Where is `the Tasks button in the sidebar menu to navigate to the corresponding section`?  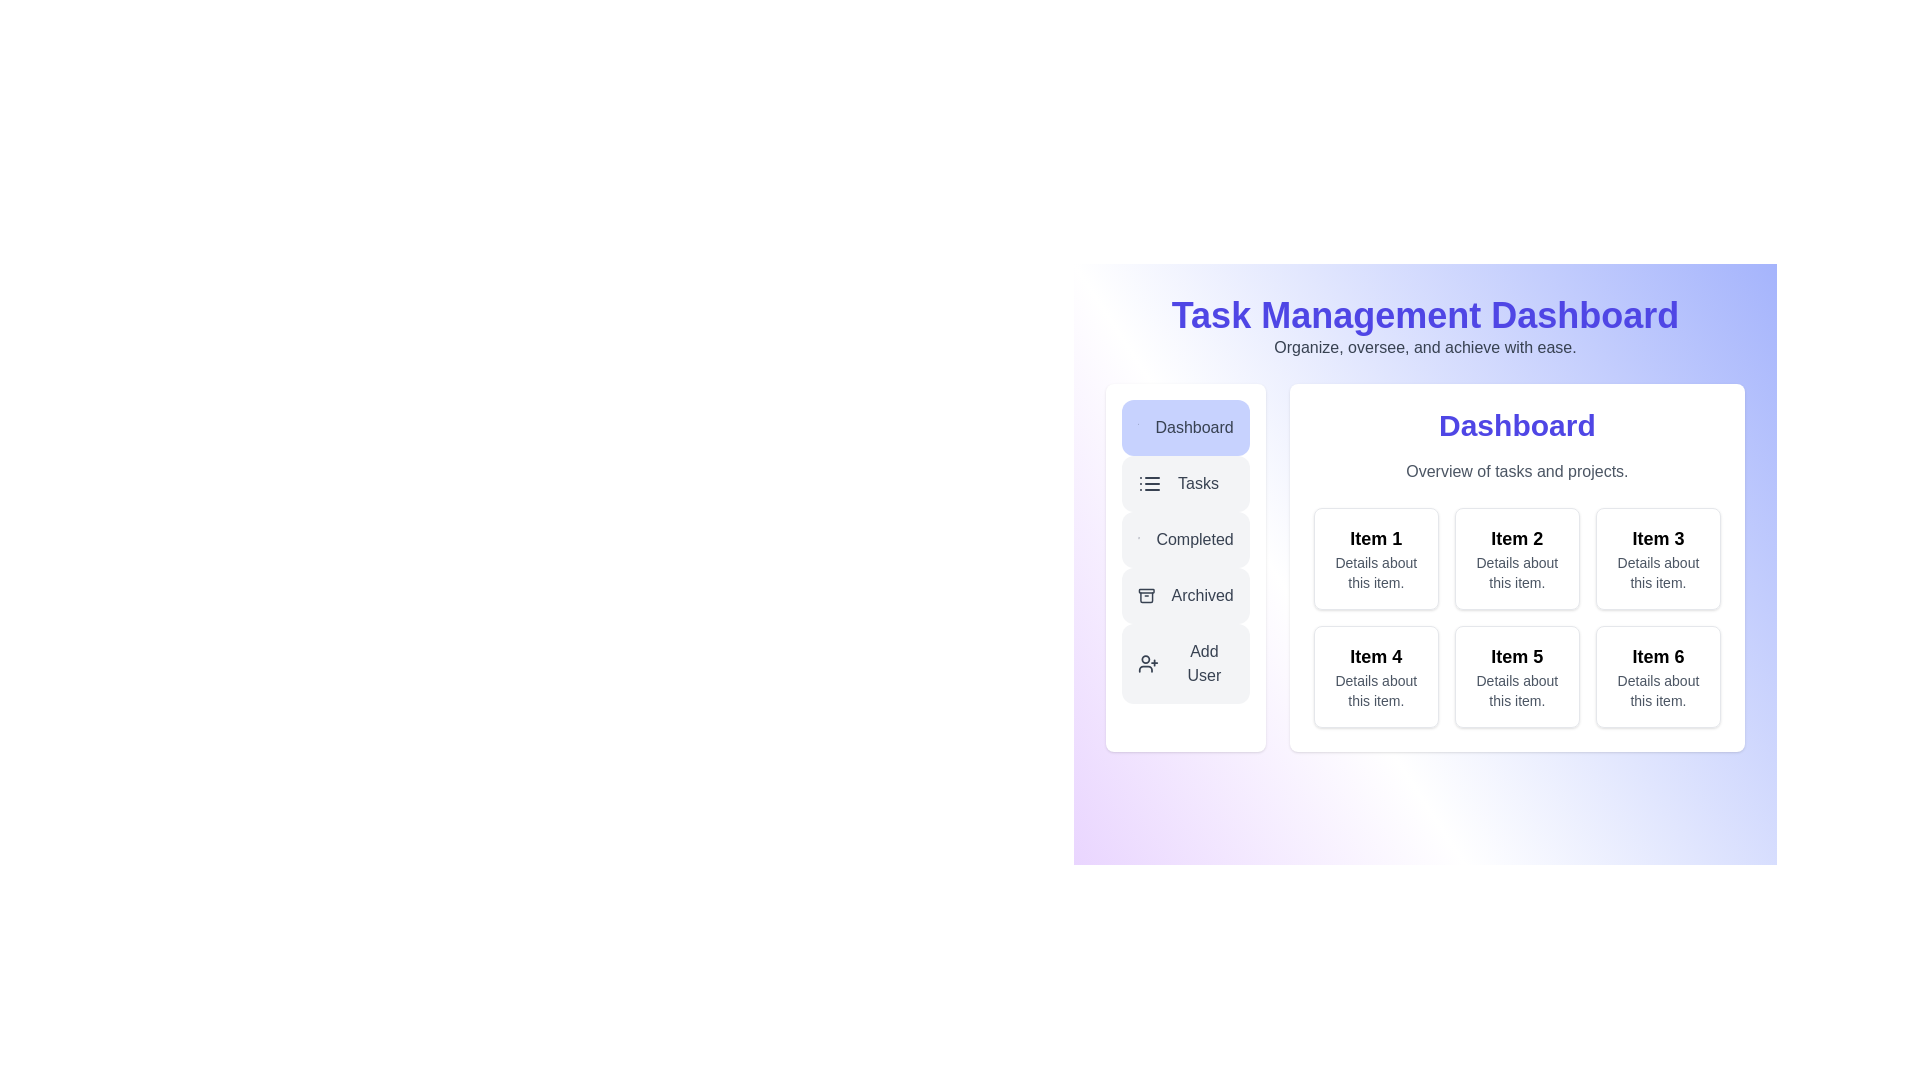
the Tasks button in the sidebar menu to navigate to the corresponding section is located at coordinates (1185, 483).